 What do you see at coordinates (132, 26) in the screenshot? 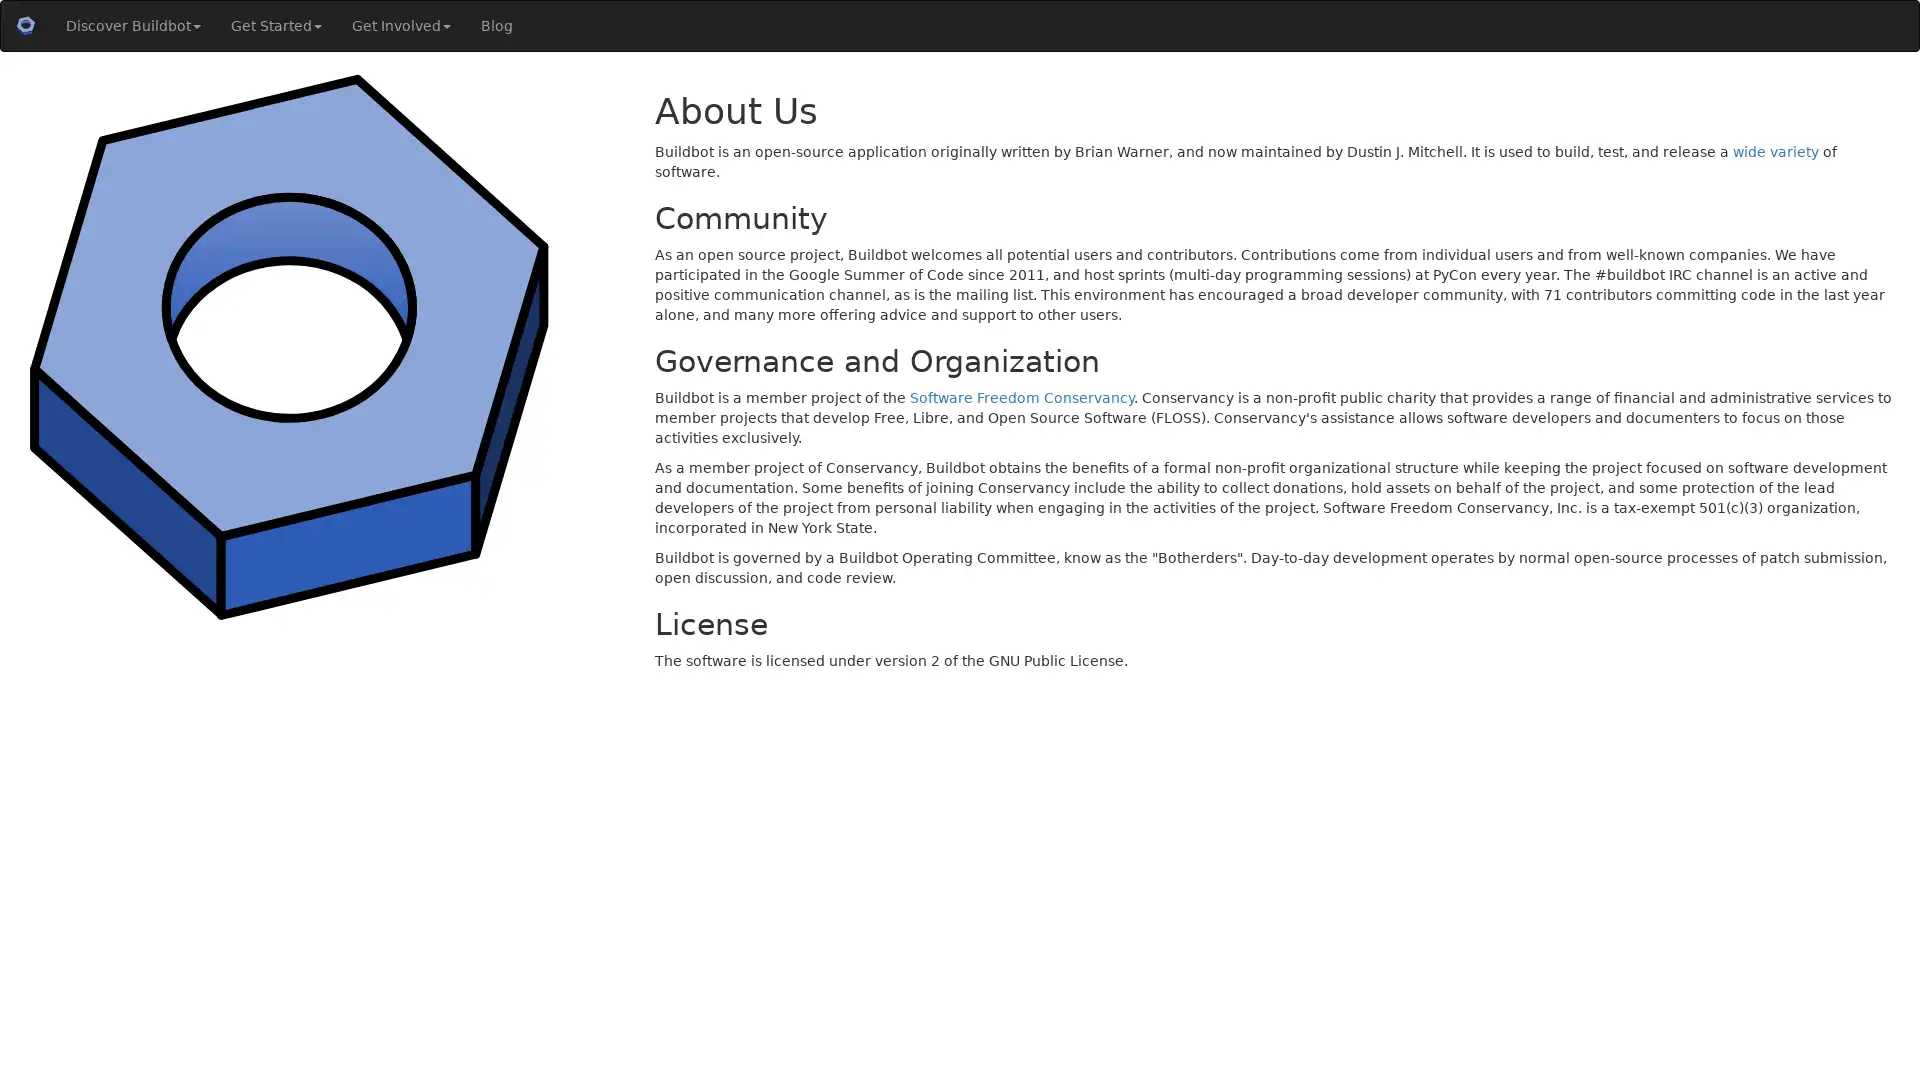
I see `Discover Buildbot` at bounding box center [132, 26].